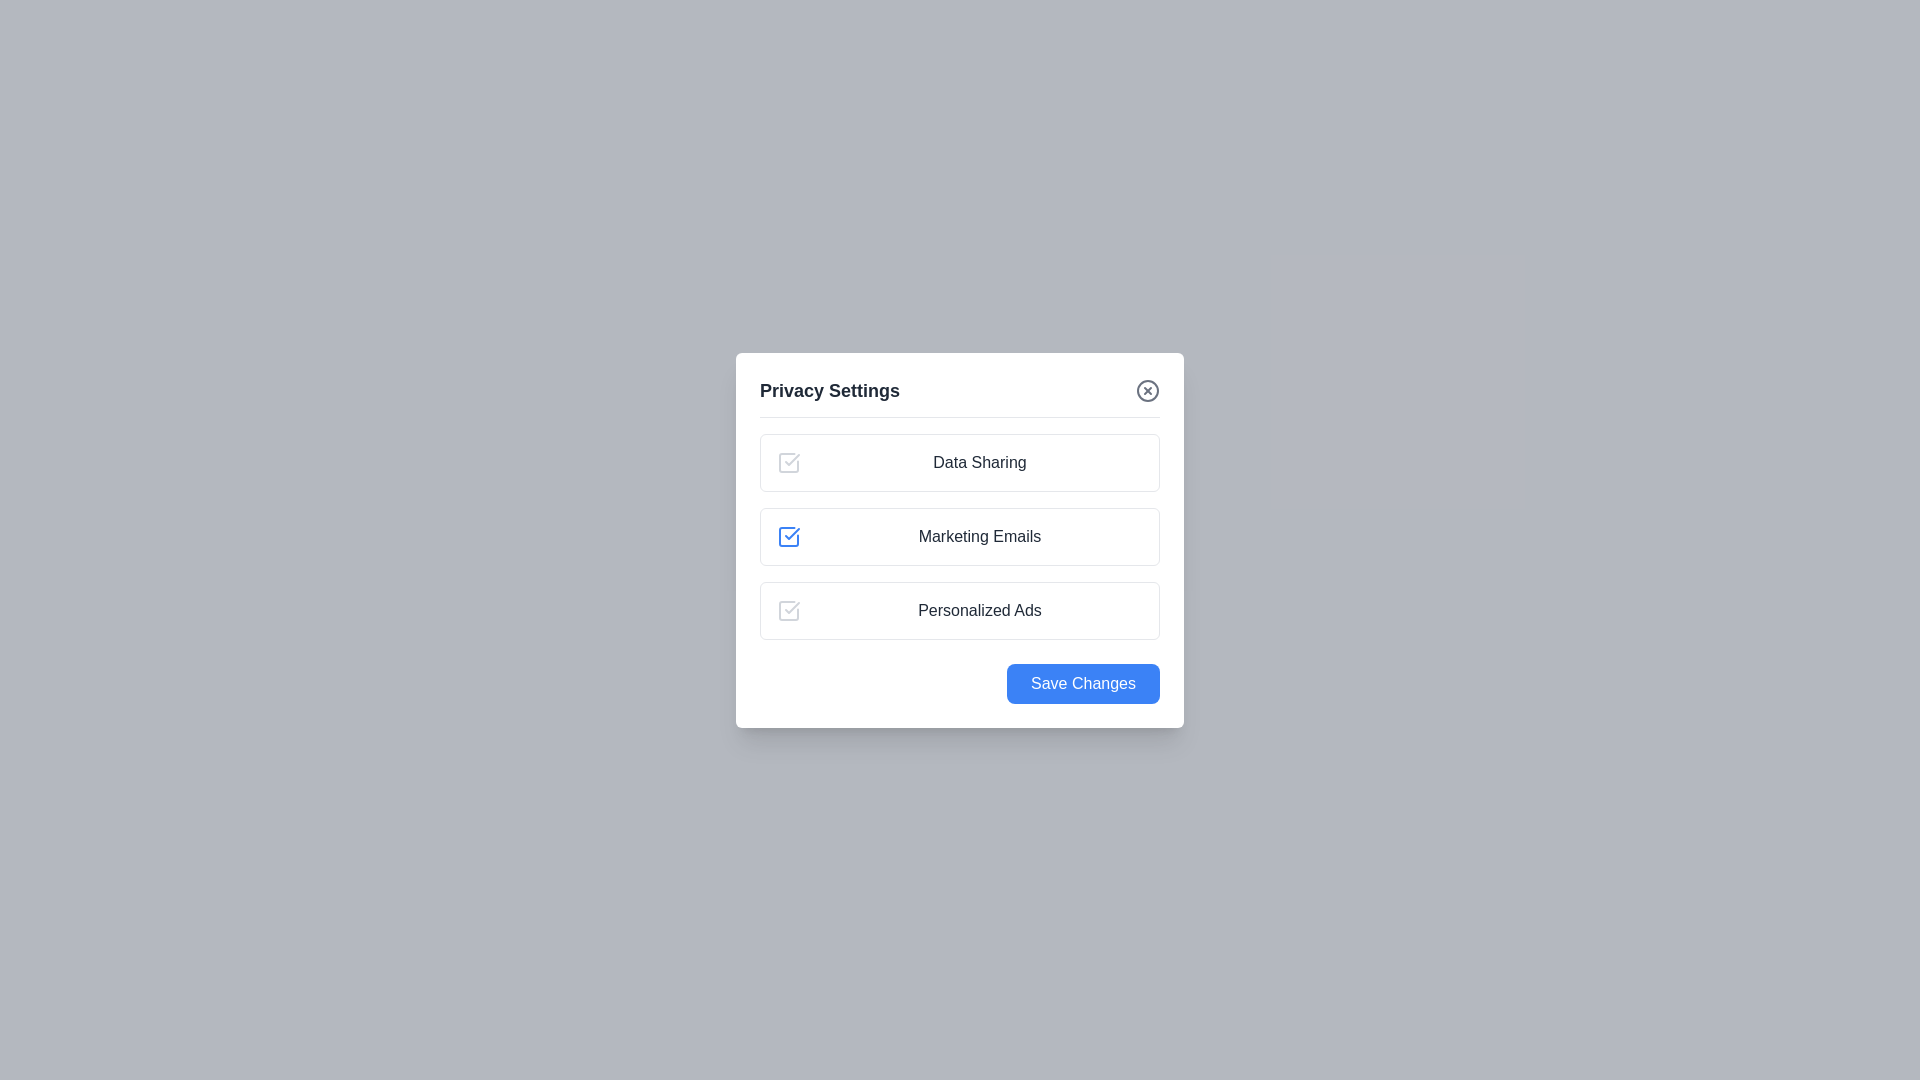 Image resolution: width=1920 pixels, height=1080 pixels. Describe the element at coordinates (979, 462) in the screenshot. I see `the preference title Data Sharing from the list` at that location.